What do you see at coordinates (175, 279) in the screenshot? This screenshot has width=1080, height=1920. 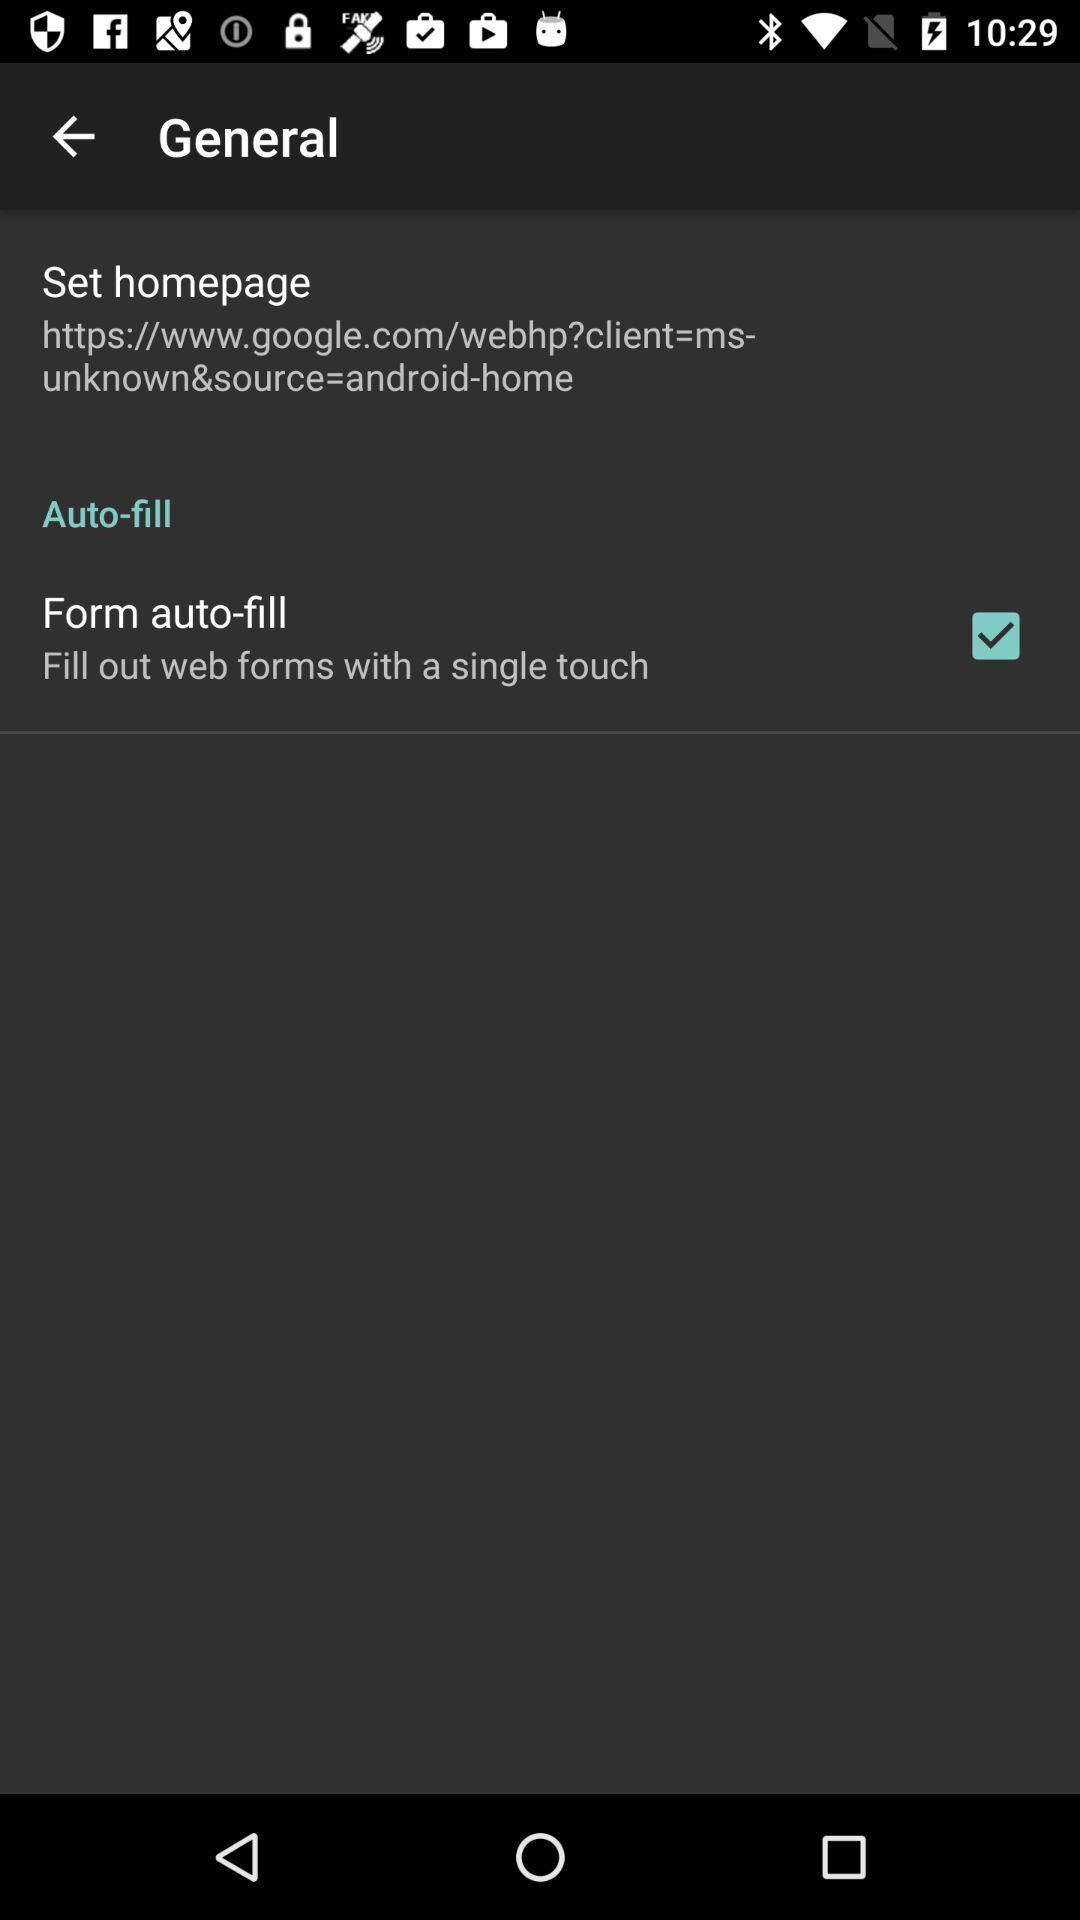 I see `the set homepage item` at bounding box center [175, 279].